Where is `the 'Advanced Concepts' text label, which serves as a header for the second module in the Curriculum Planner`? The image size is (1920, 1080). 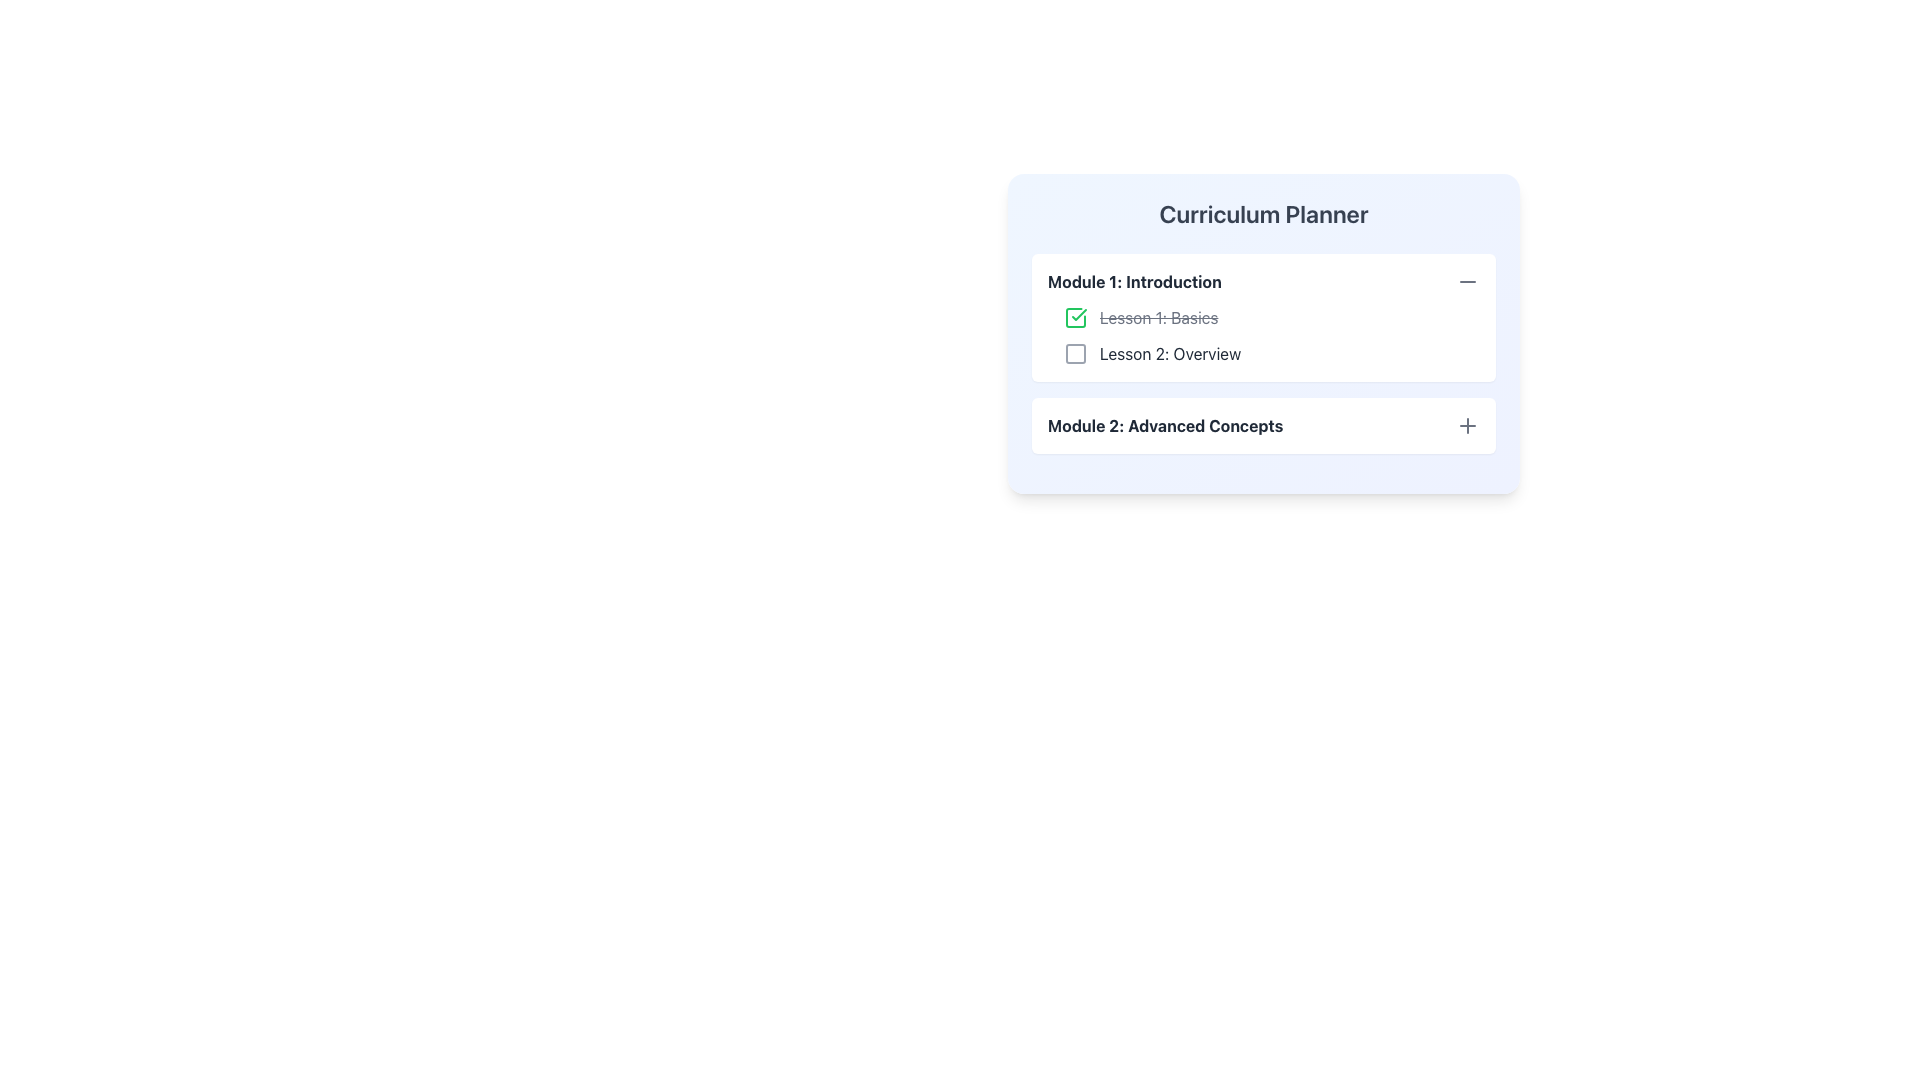 the 'Advanced Concepts' text label, which serves as a header for the second module in the Curriculum Planner is located at coordinates (1165, 424).